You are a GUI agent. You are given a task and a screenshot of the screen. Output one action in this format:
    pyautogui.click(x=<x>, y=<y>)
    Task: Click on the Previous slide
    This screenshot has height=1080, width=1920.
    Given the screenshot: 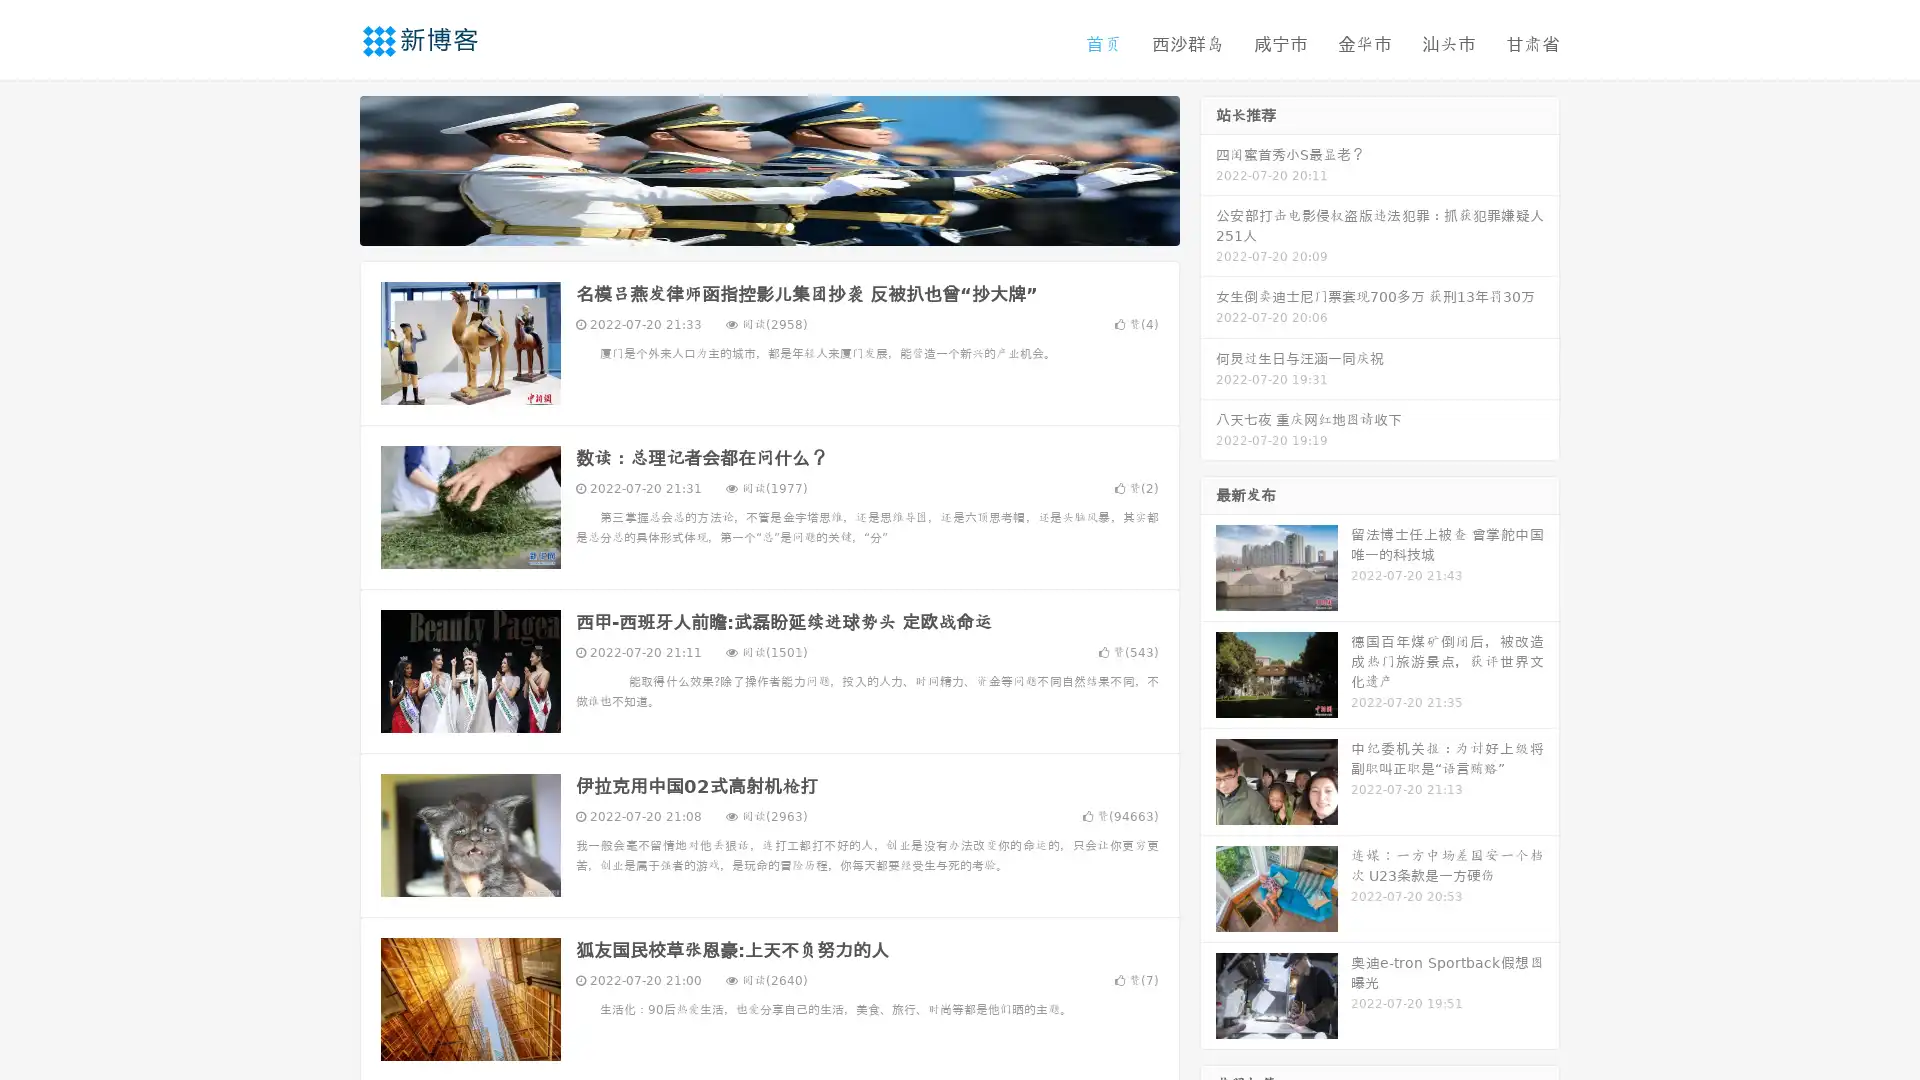 What is the action you would take?
    pyautogui.click(x=330, y=168)
    